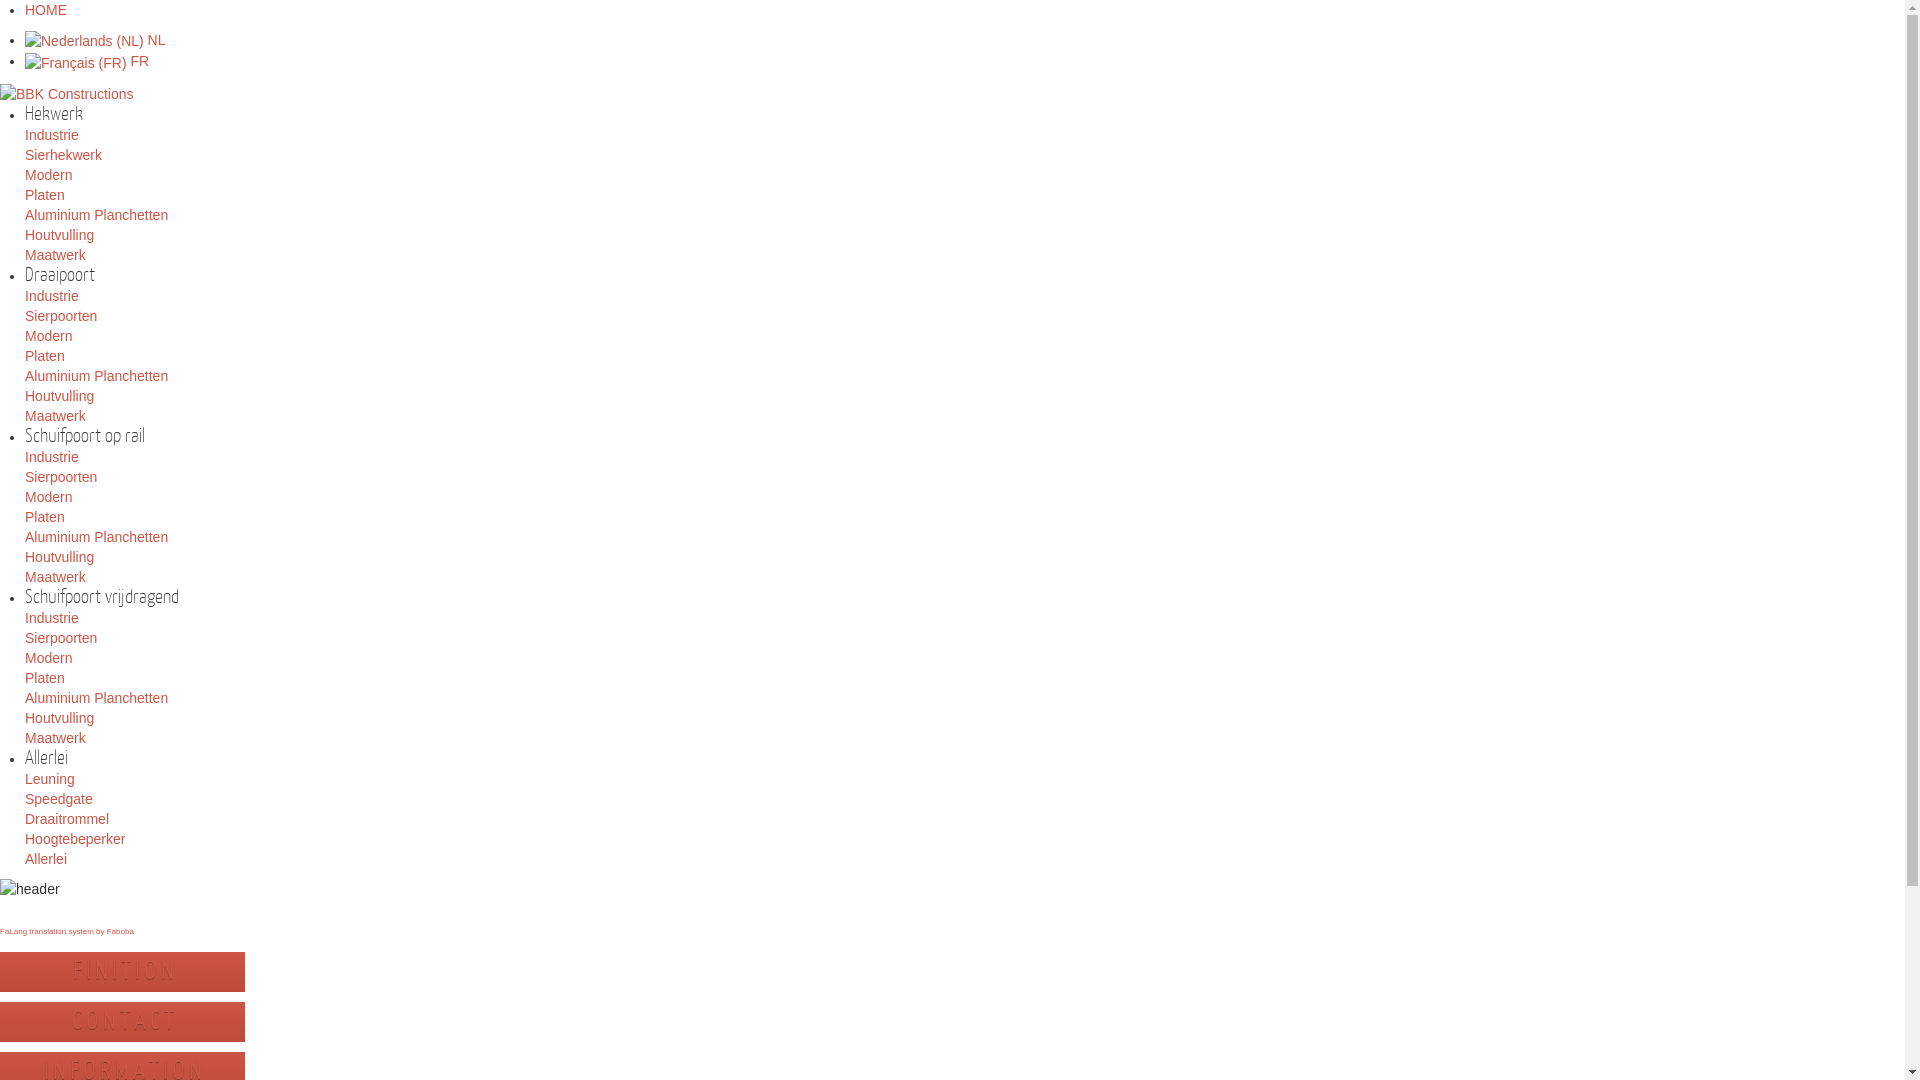 Image resolution: width=1920 pixels, height=1080 pixels. I want to click on 'NL', so click(94, 39).